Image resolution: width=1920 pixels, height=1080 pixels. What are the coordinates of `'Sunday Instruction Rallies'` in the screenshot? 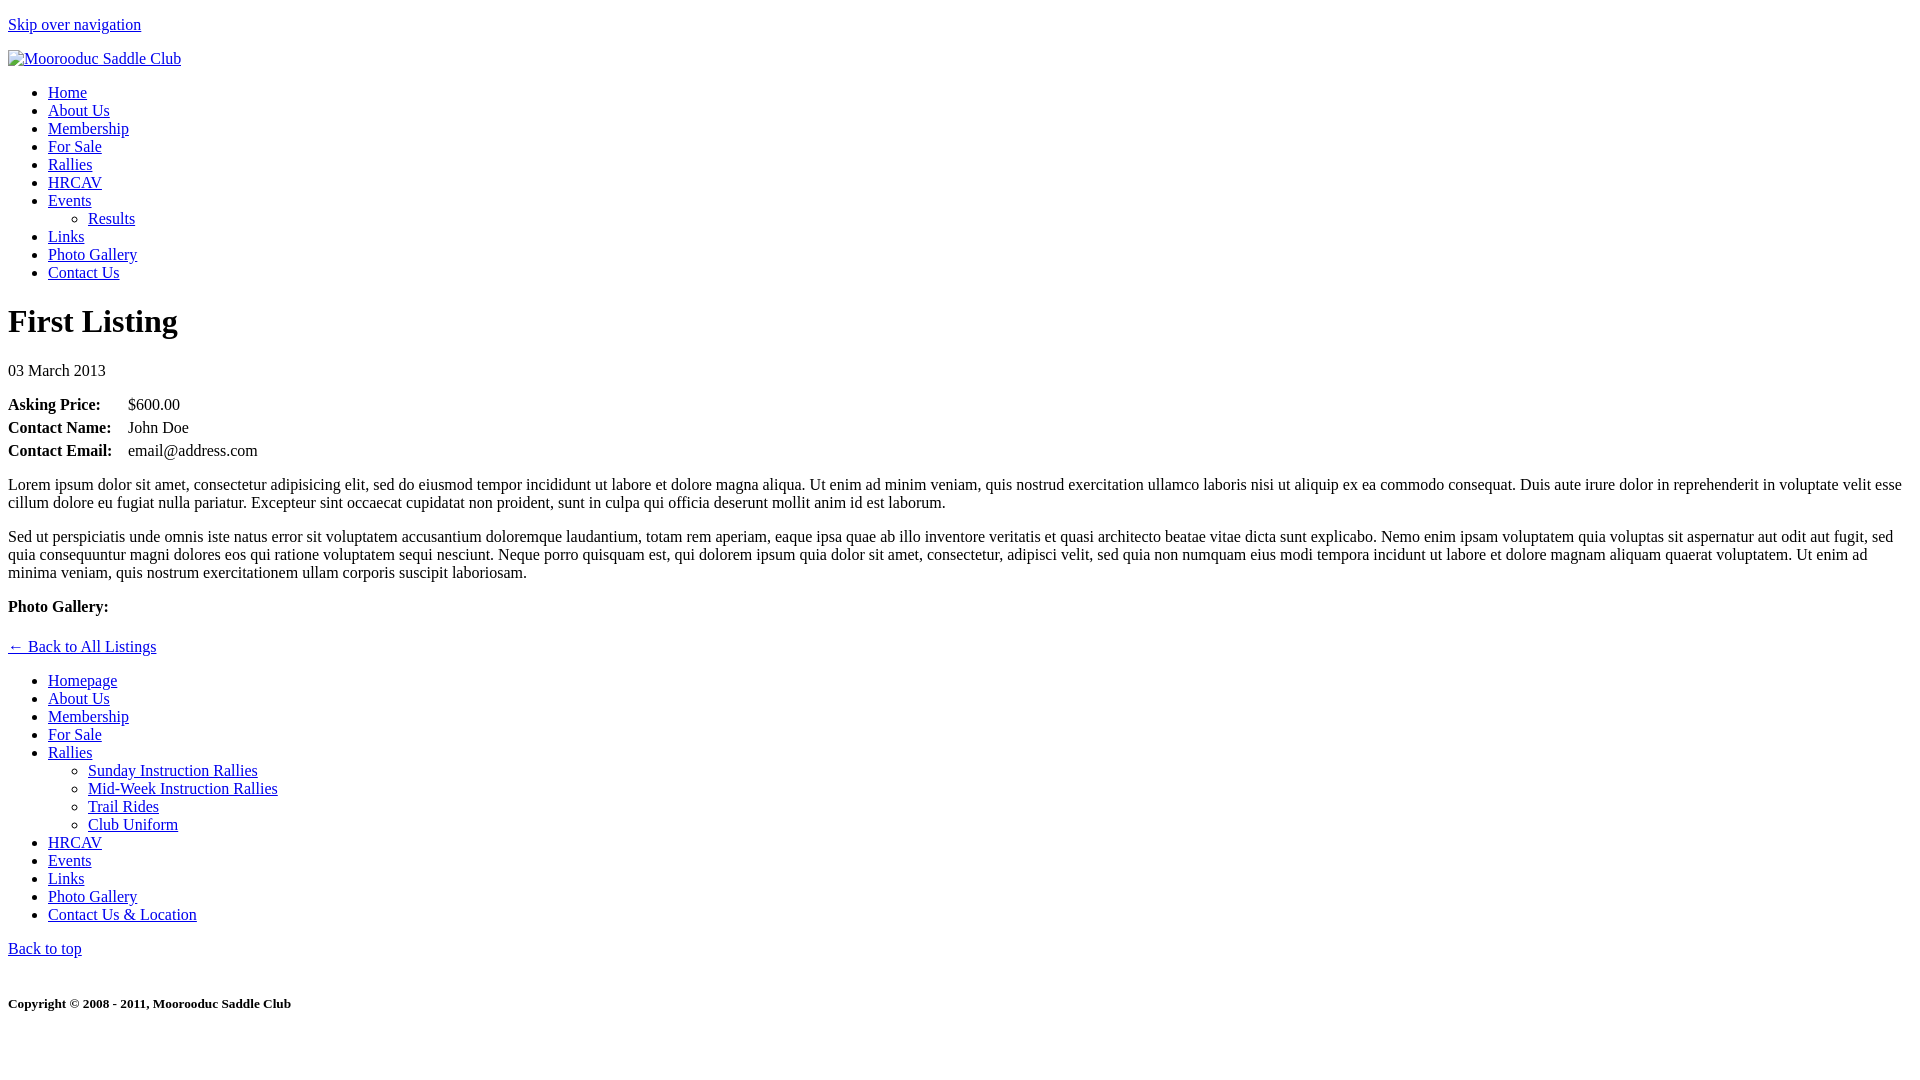 It's located at (172, 769).